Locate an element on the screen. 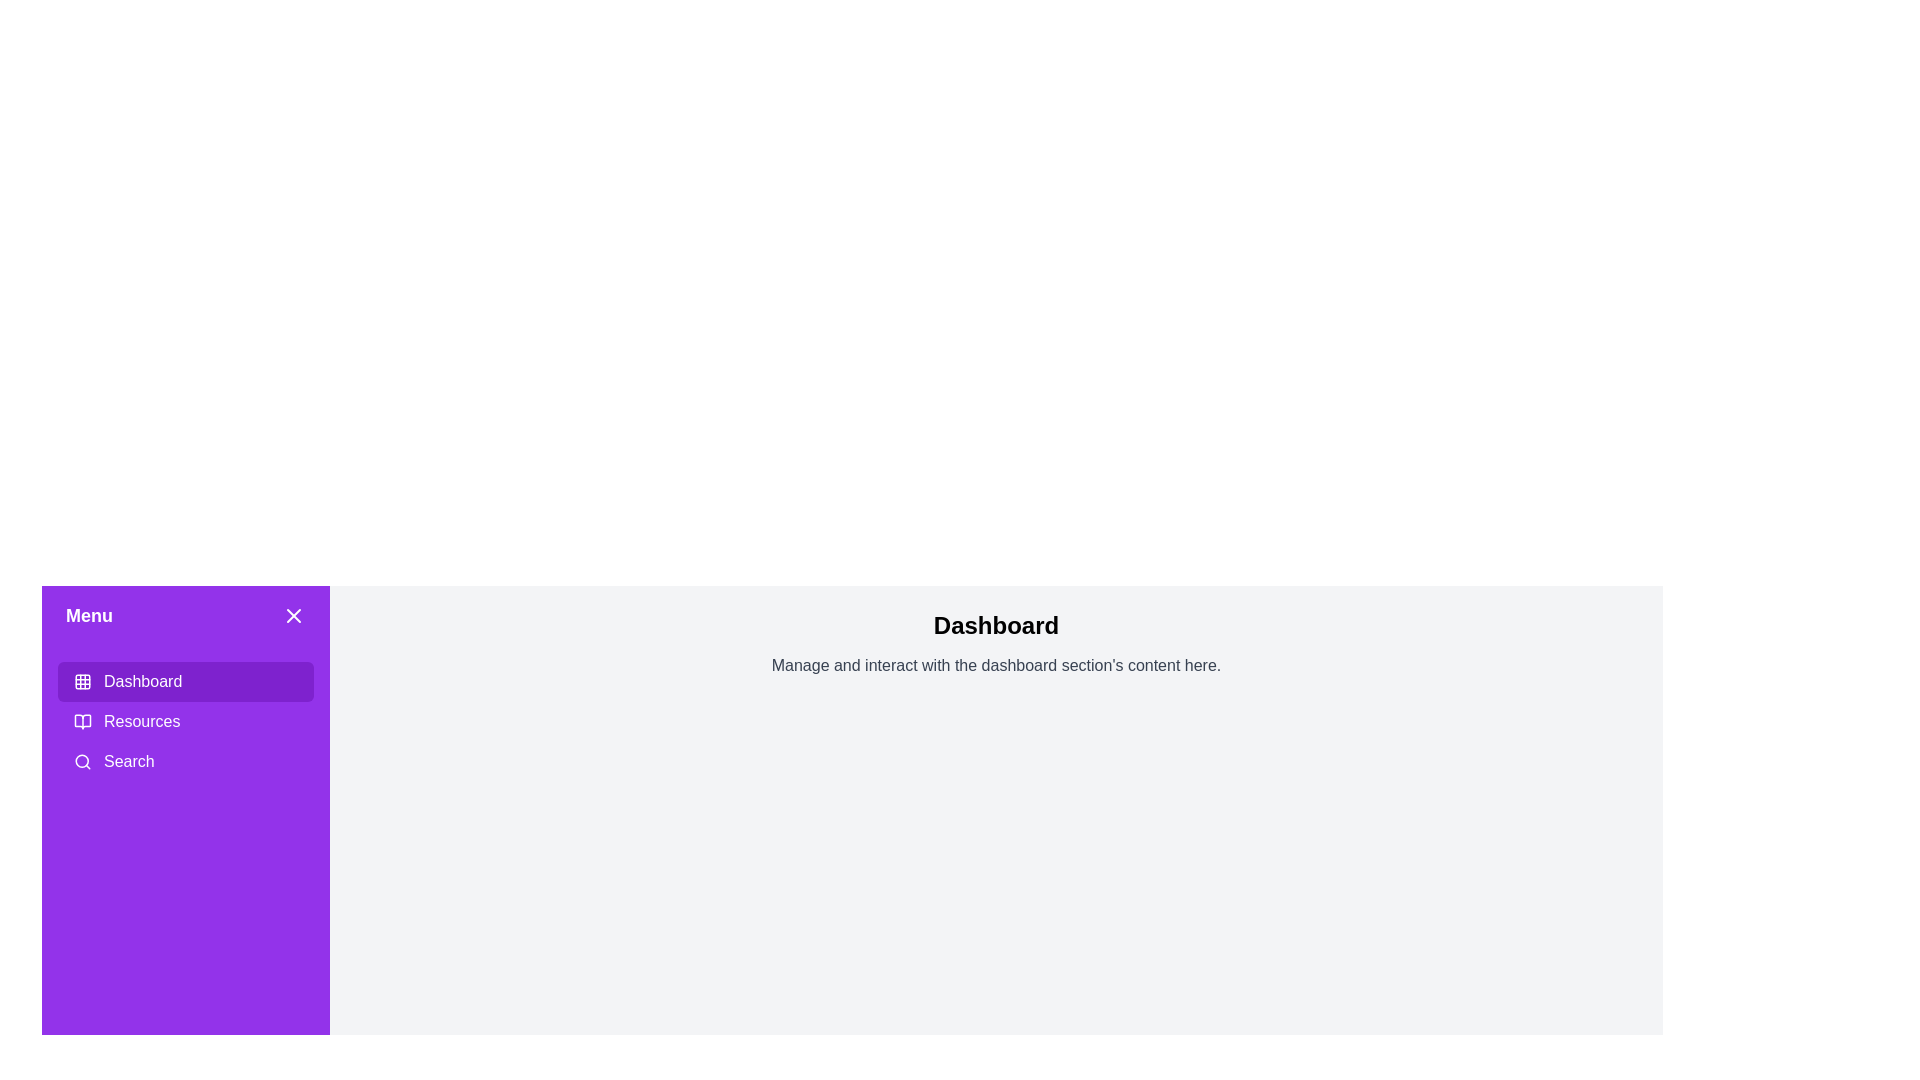 Image resolution: width=1920 pixels, height=1080 pixels. the 'Resources' menu icon, which is located directly to the left of the text label 'Resources' is located at coordinates (81, 721).